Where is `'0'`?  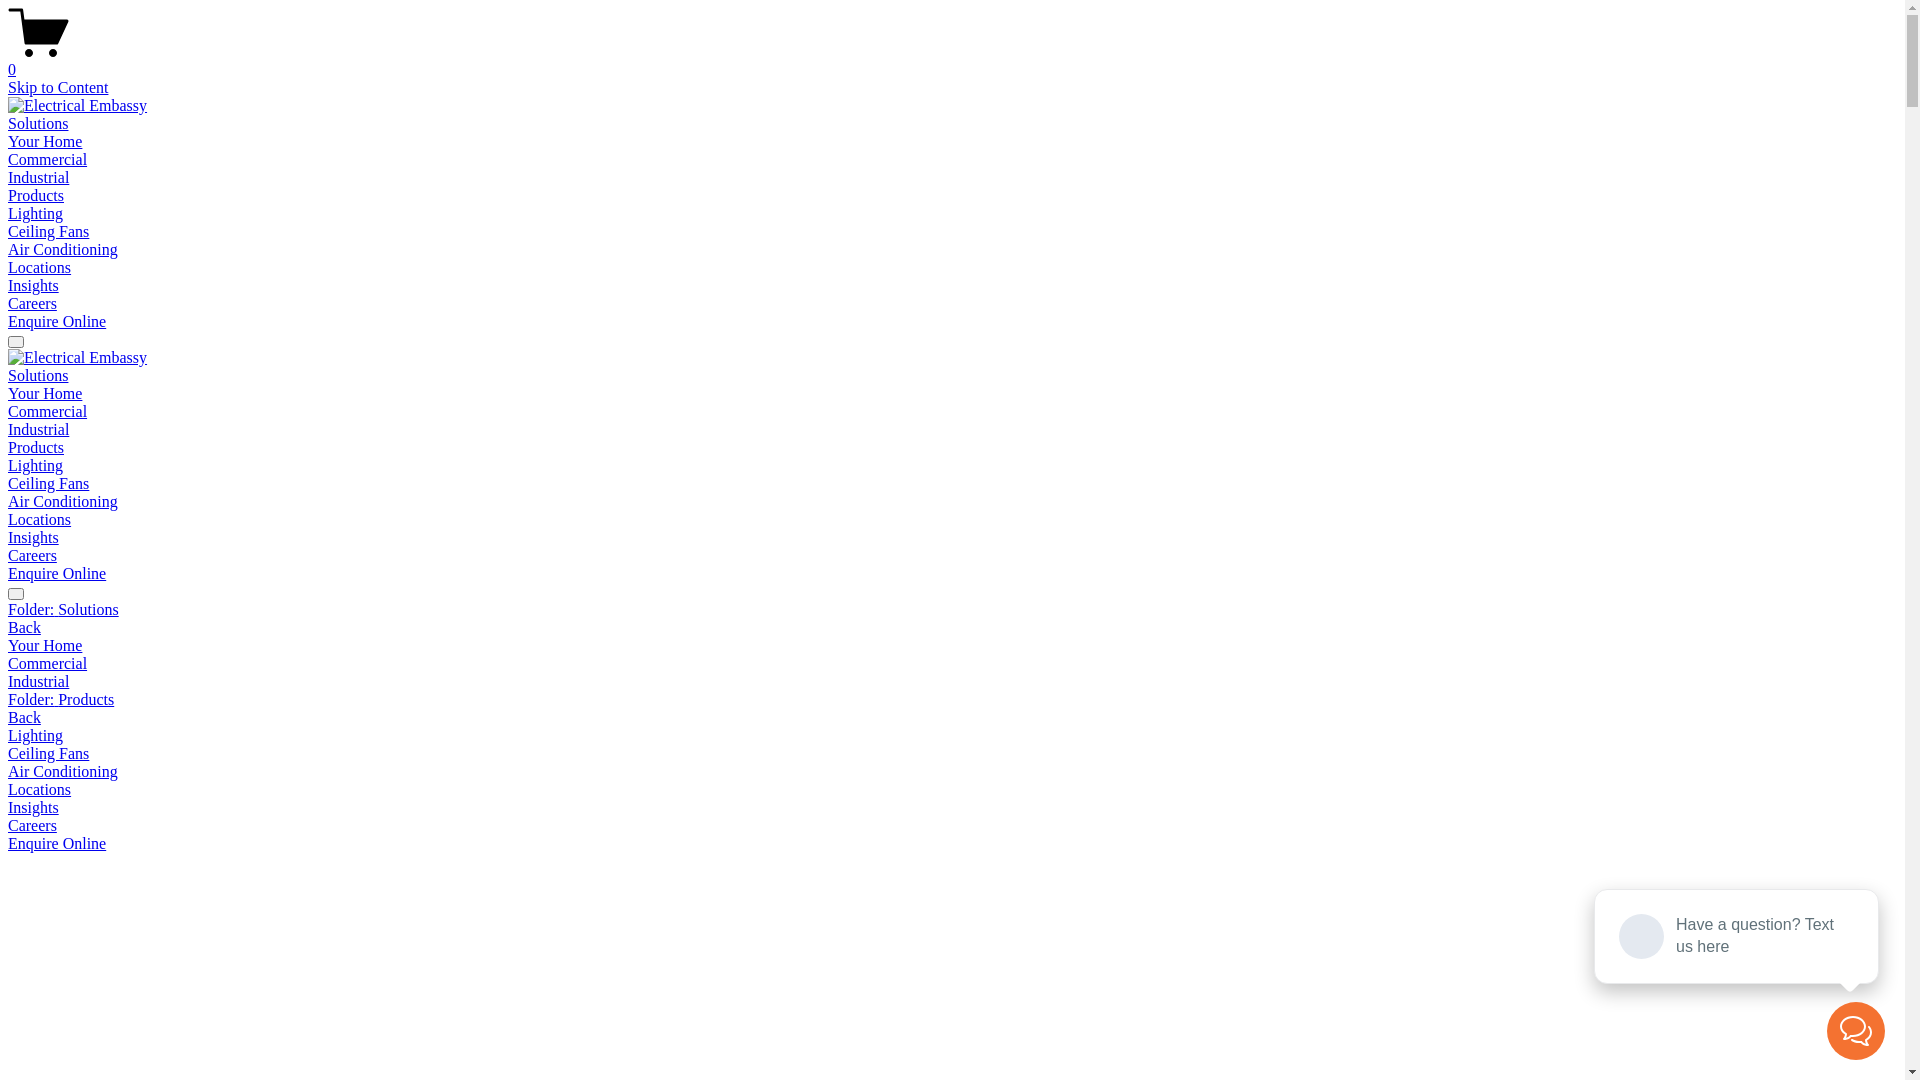
'0' is located at coordinates (951, 60).